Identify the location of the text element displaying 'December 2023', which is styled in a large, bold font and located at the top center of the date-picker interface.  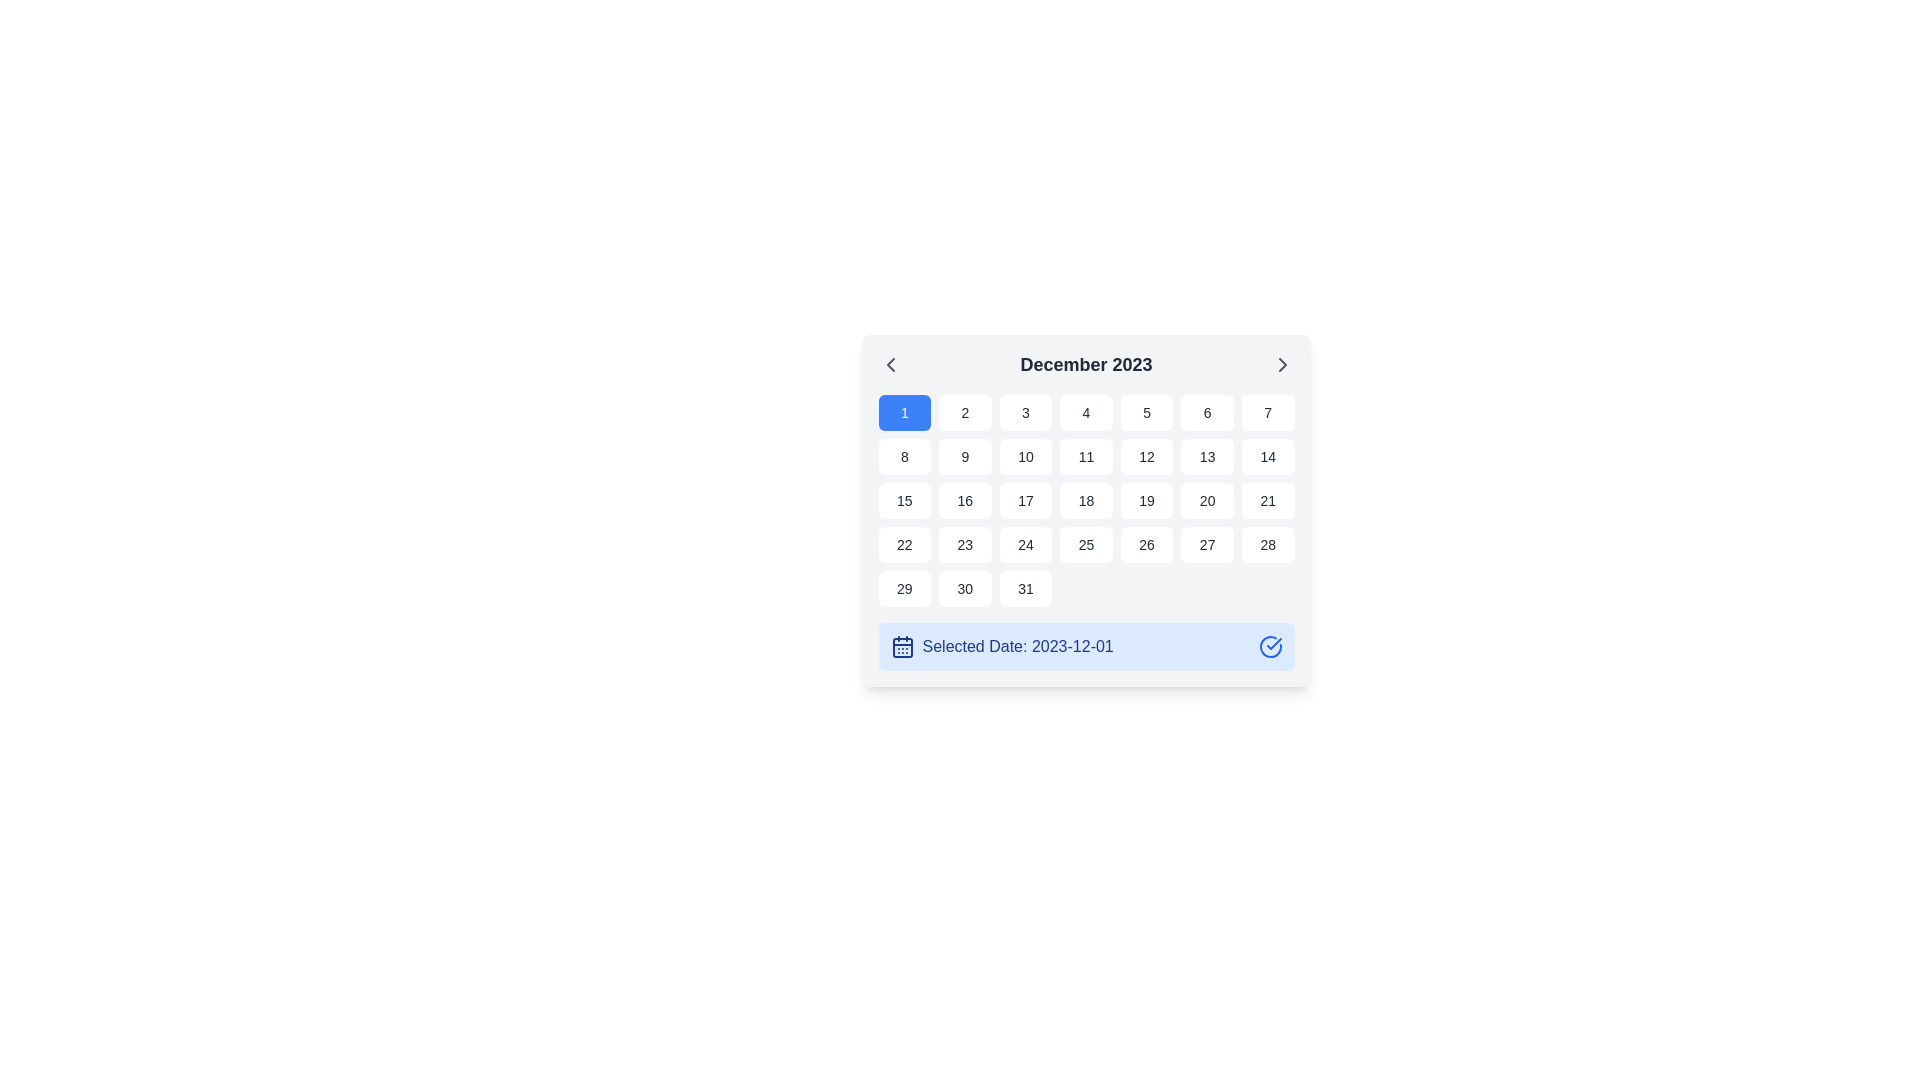
(1085, 365).